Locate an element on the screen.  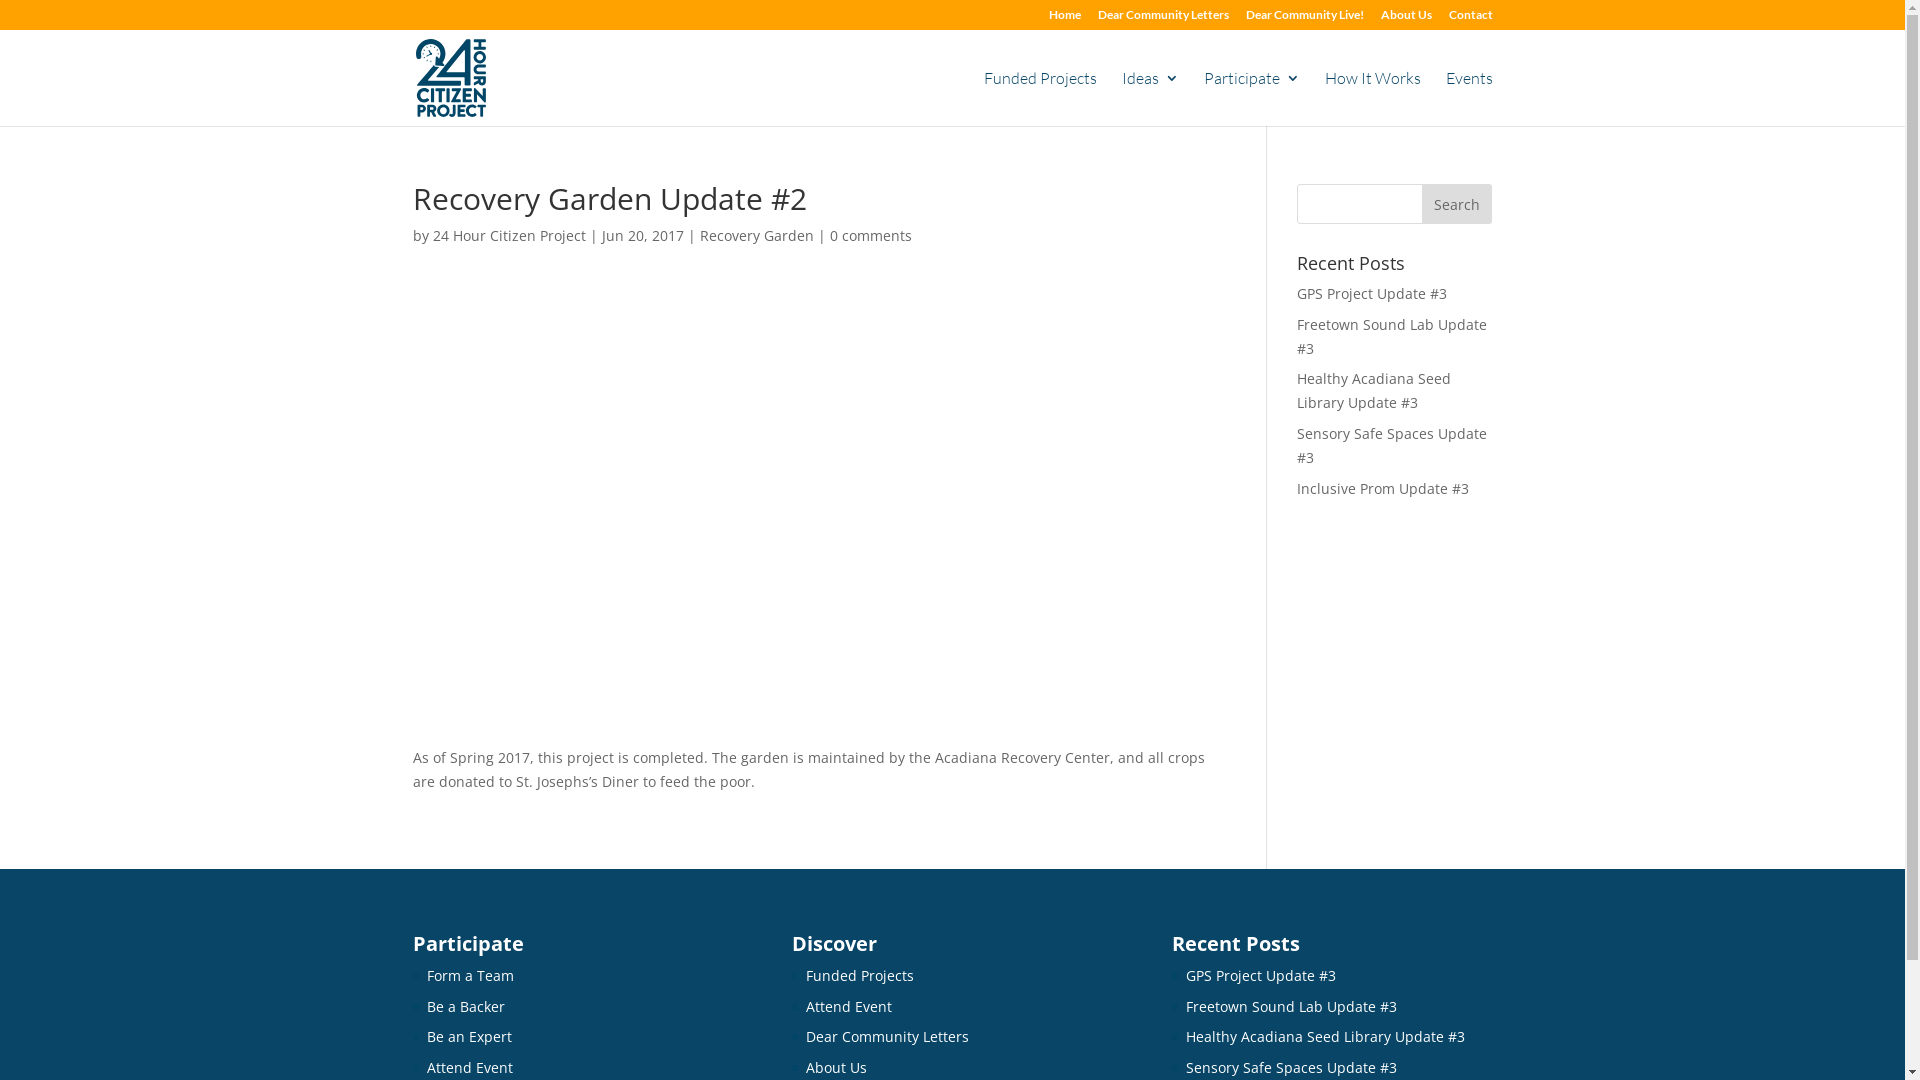
'24 Hour Citizen Project' is located at coordinates (508, 234).